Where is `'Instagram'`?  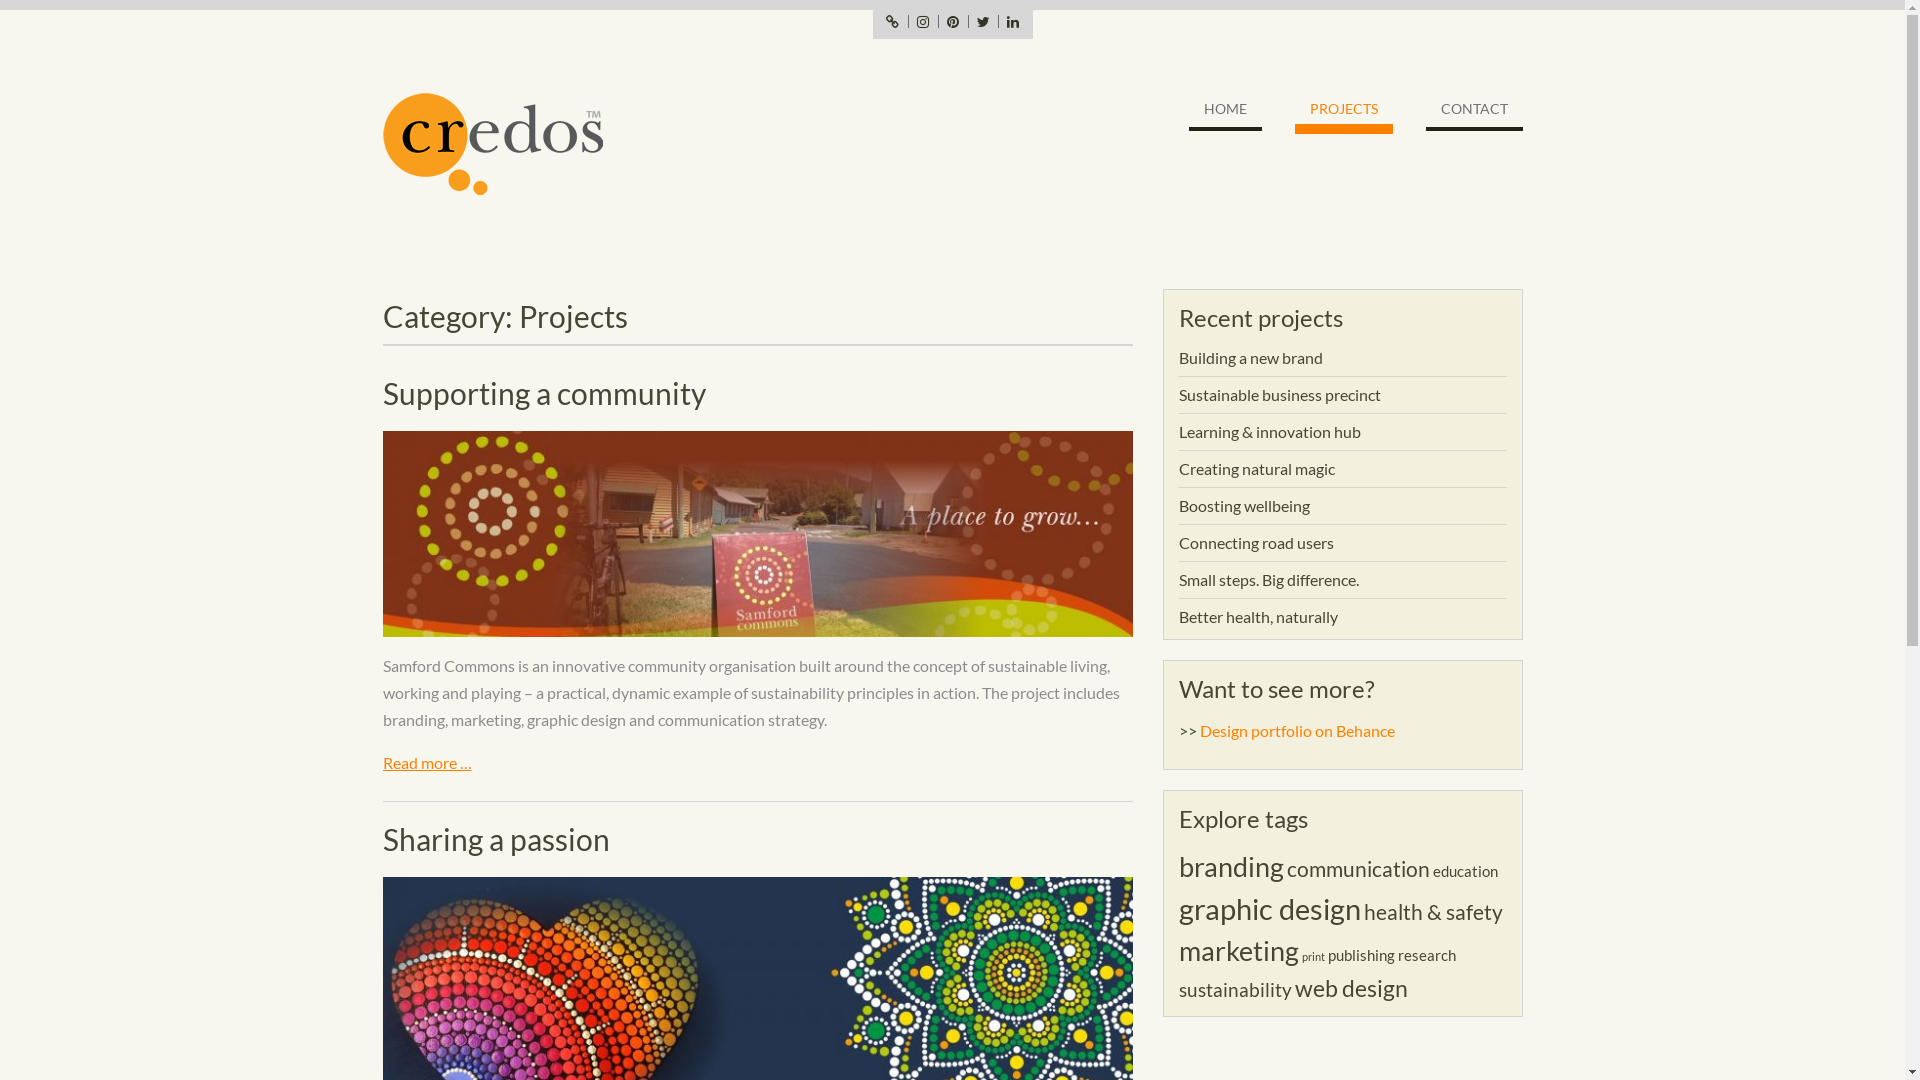
'Instagram' is located at coordinates (921, 21).